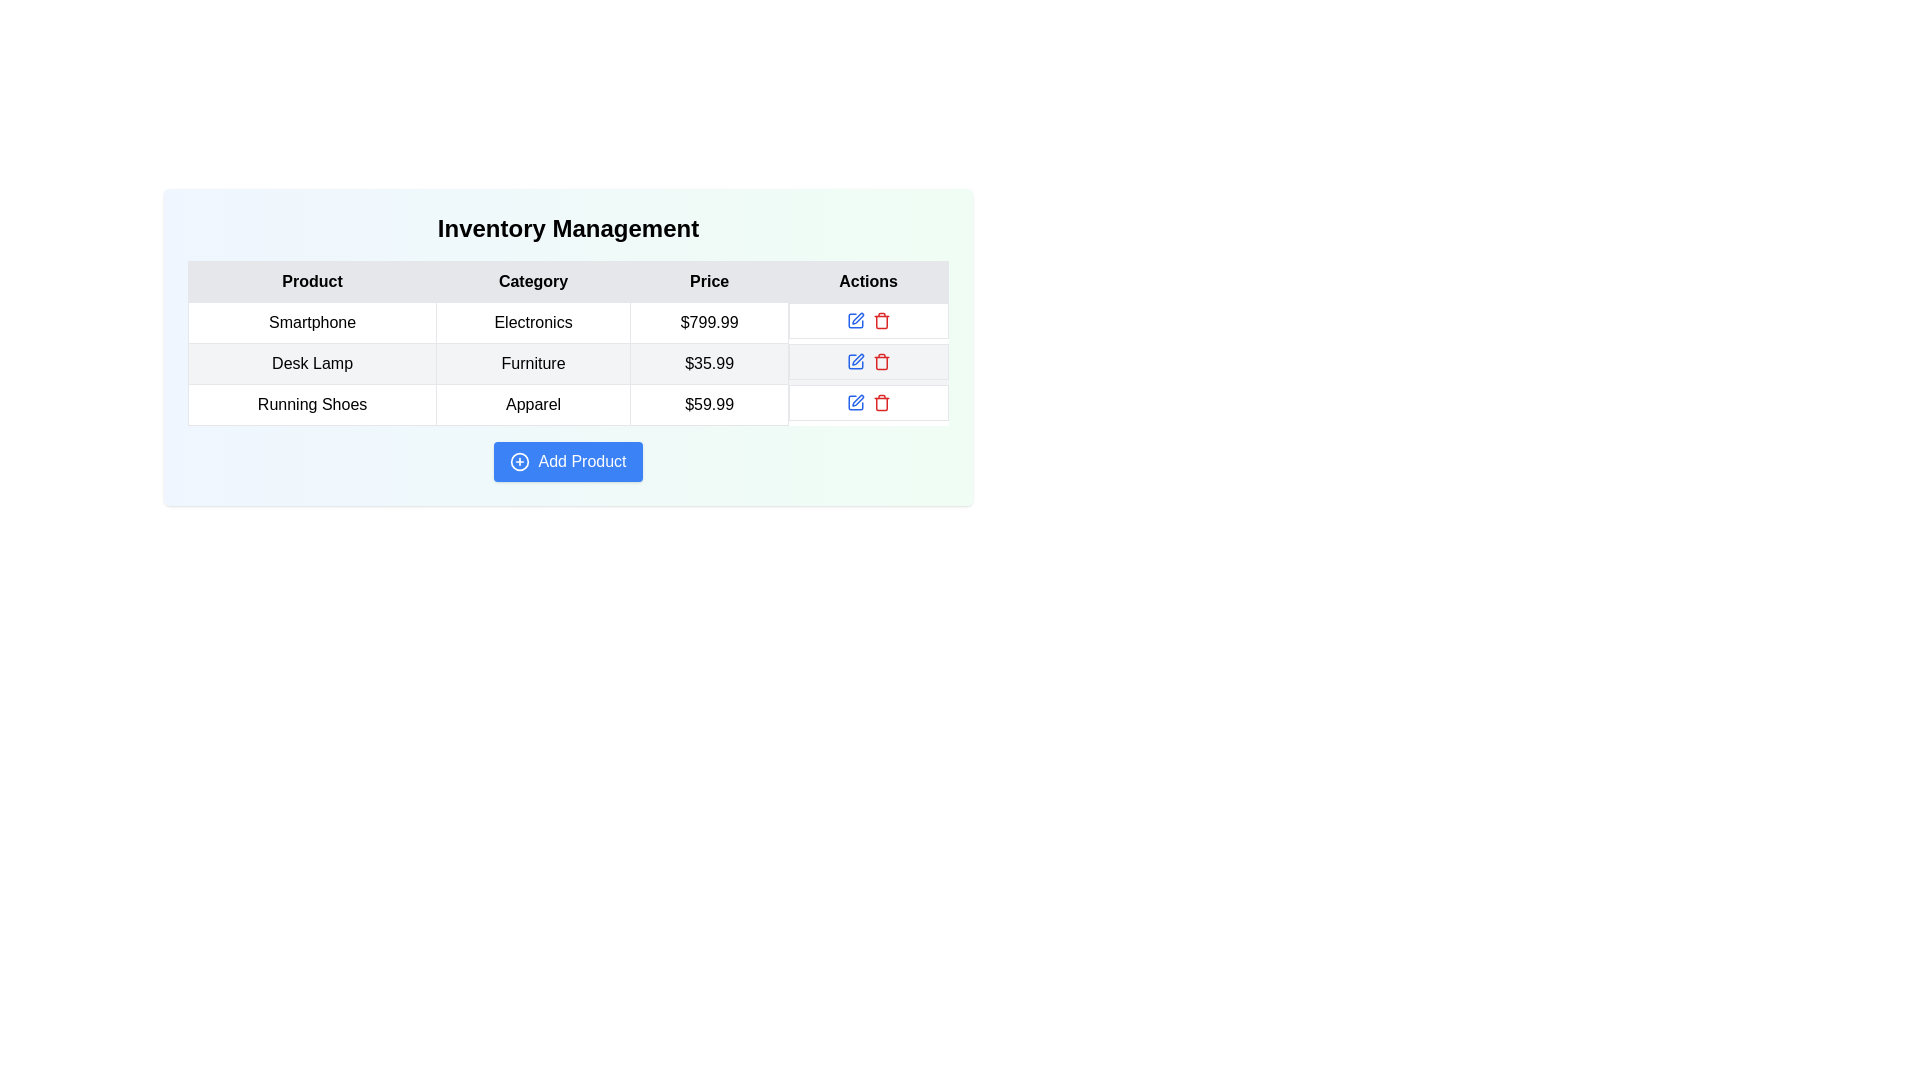 This screenshot has height=1080, width=1920. What do you see at coordinates (567, 346) in the screenshot?
I see `the Table cell under the 'Category' column` at bounding box center [567, 346].